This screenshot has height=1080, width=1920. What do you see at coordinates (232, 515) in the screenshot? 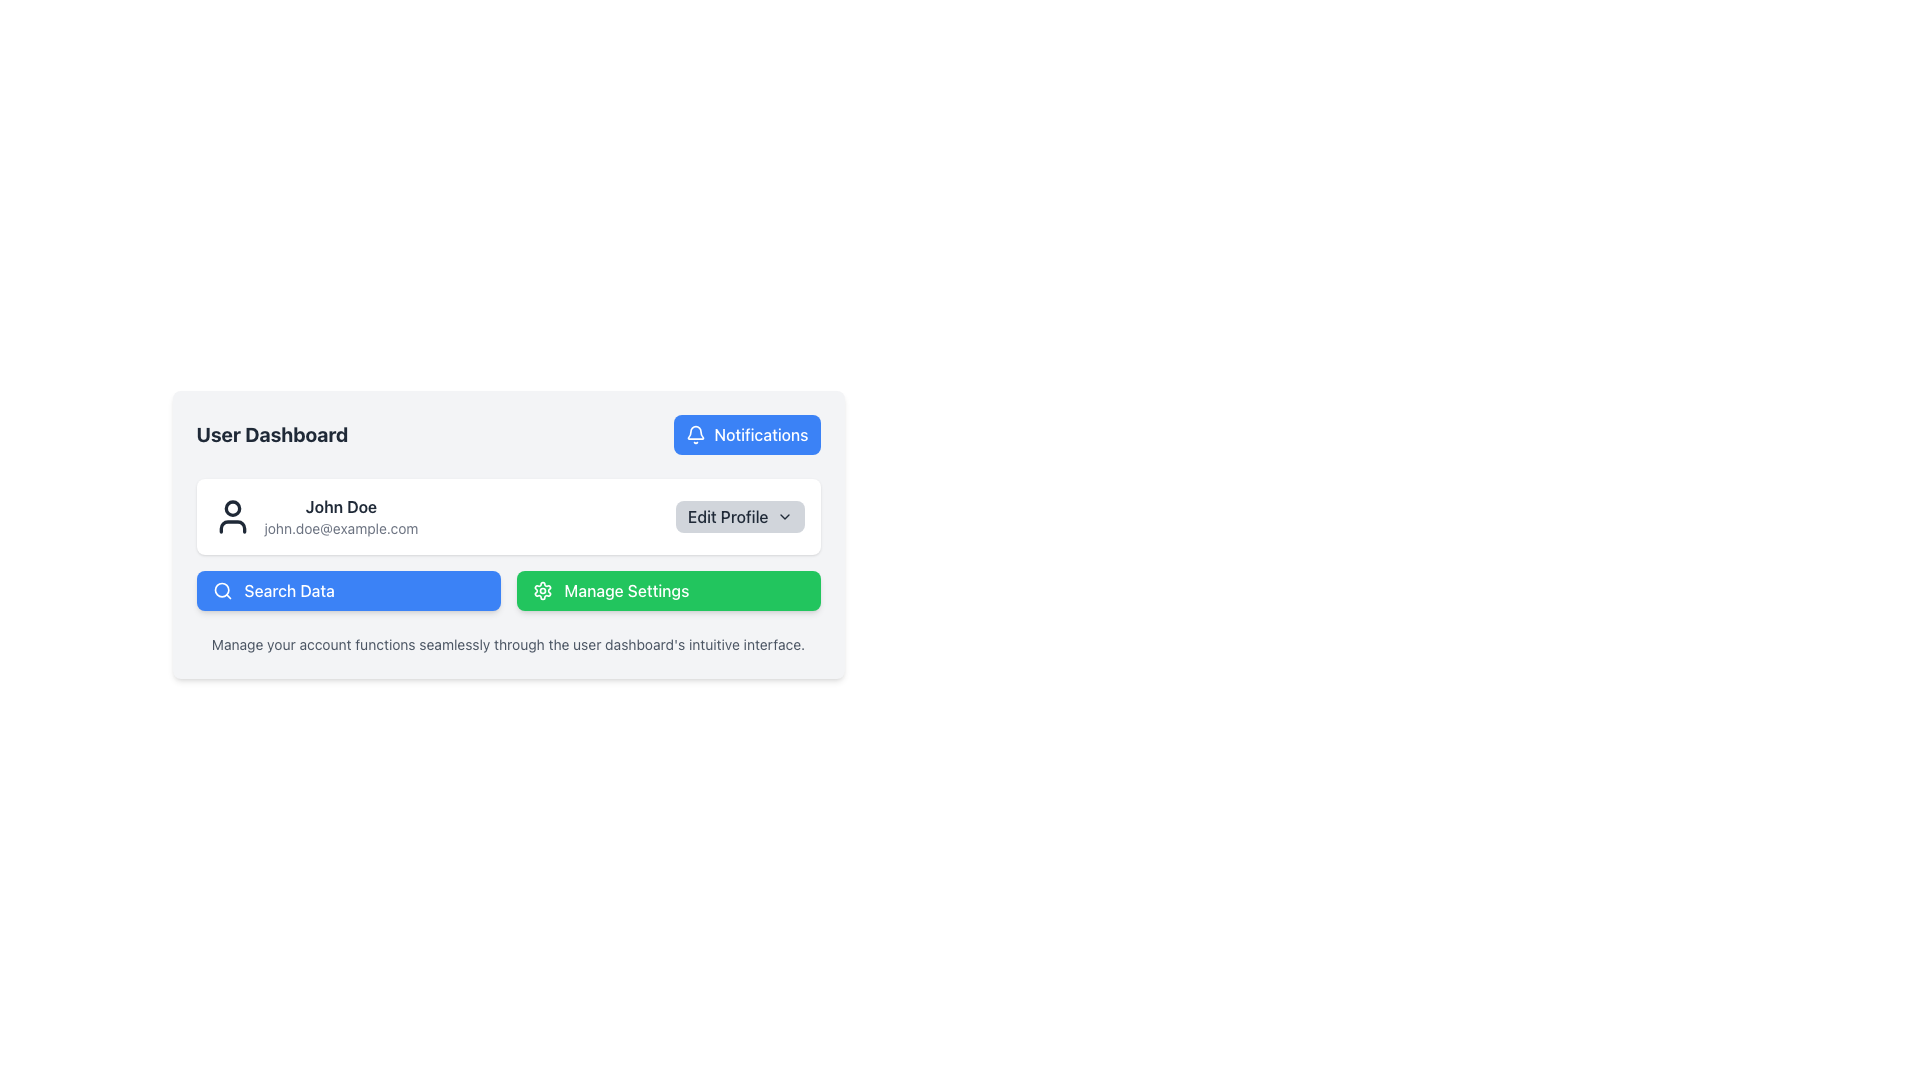
I see `the user profile icon located on the left-hand side of the user profile section, which is next to the text 'John Doe' and 'john.doe@example.com'` at bounding box center [232, 515].